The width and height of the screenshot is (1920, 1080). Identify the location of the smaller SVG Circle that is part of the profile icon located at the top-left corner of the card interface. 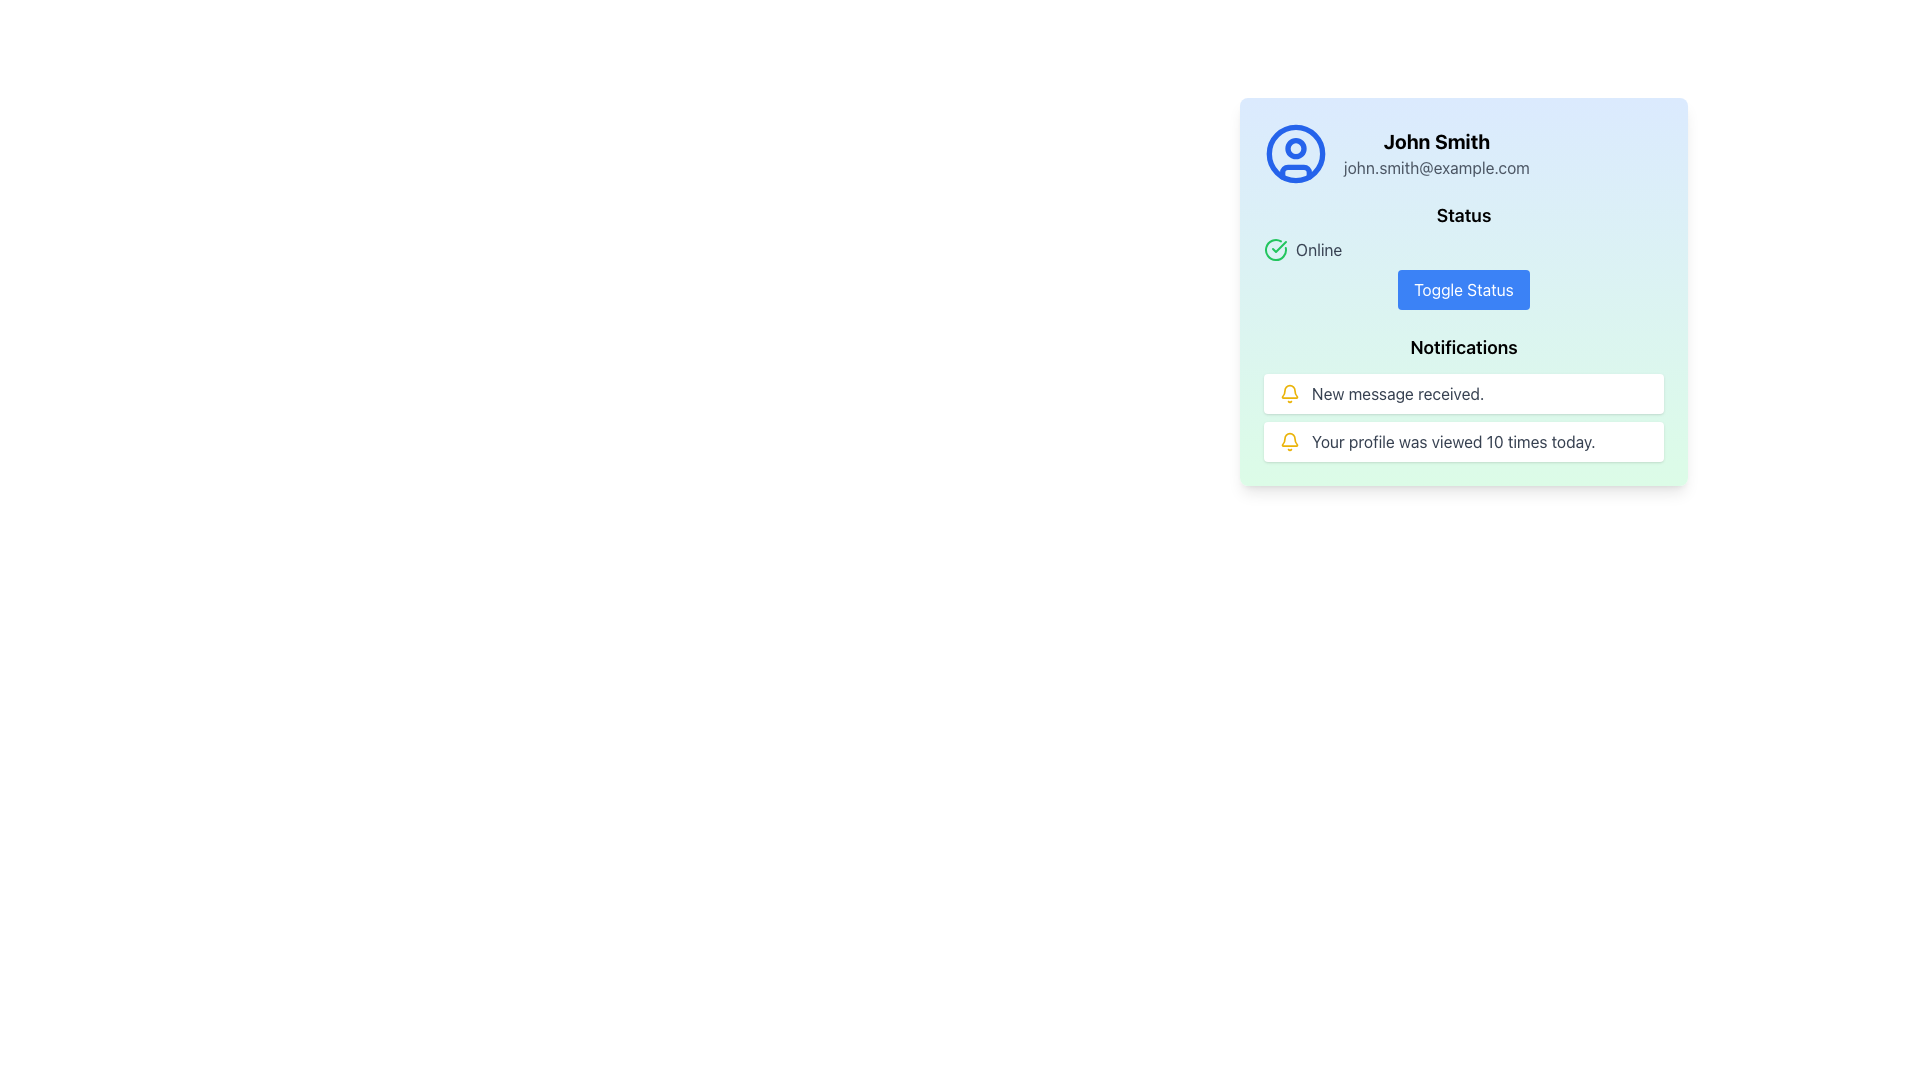
(1296, 146).